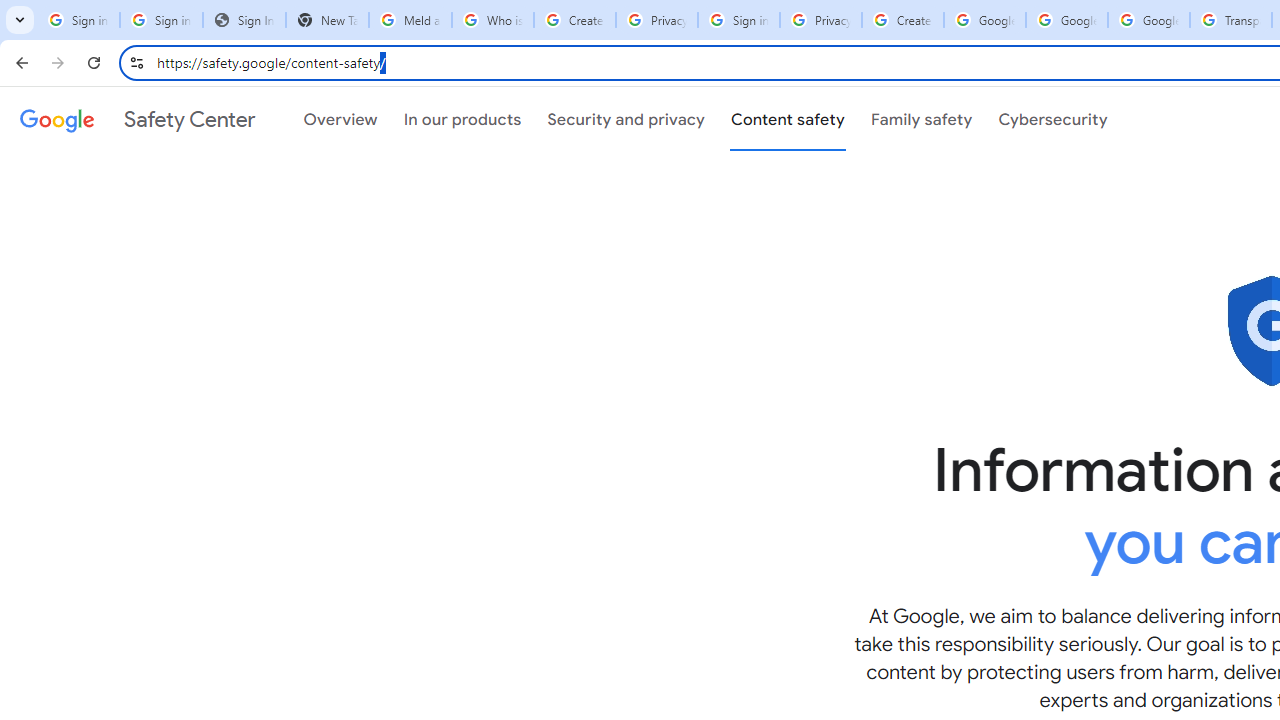 This screenshot has height=720, width=1280. Describe the element at coordinates (902, 20) in the screenshot. I see `'Create your Google Account'` at that location.